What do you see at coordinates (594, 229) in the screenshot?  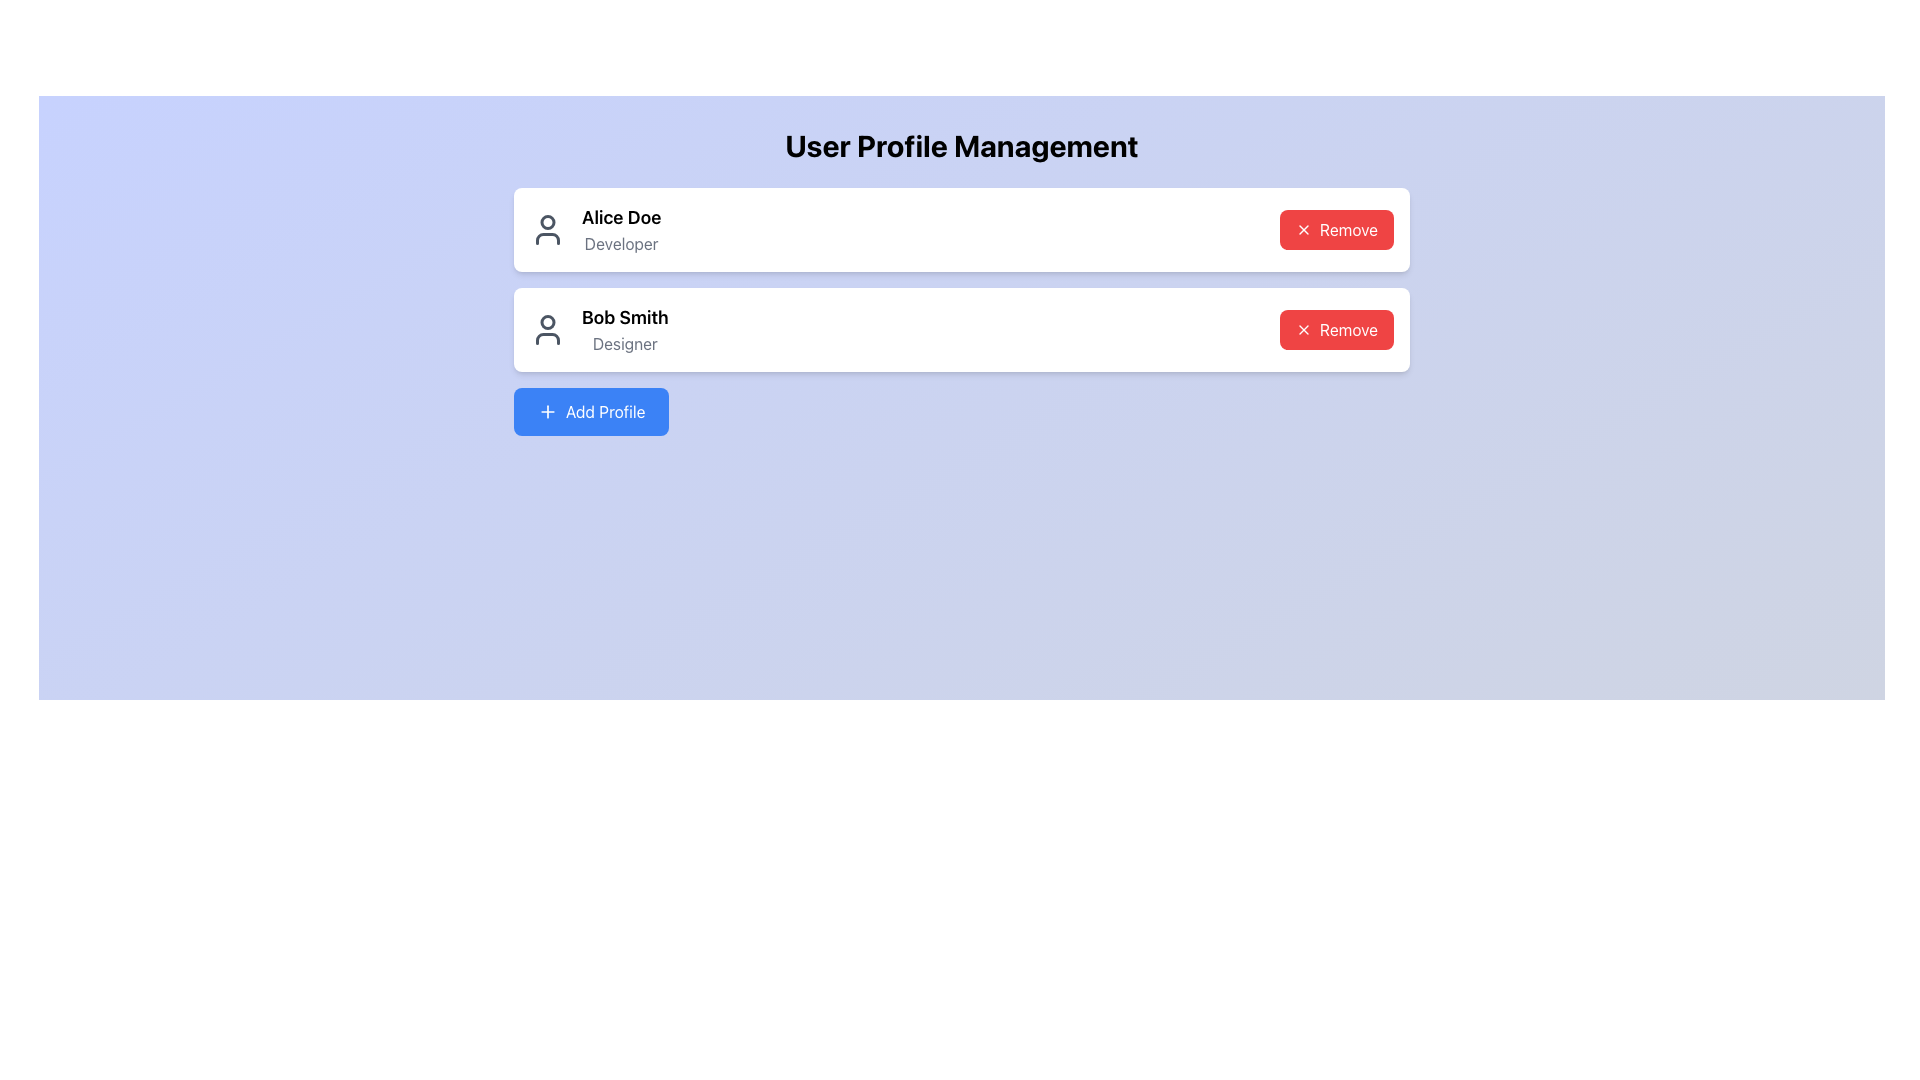 I see `the text component displaying 'Alice Doe' and 'Developer' in the first profile entry of the user profiles list, which is accompanied by a person icon` at bounding box center [594, 229].